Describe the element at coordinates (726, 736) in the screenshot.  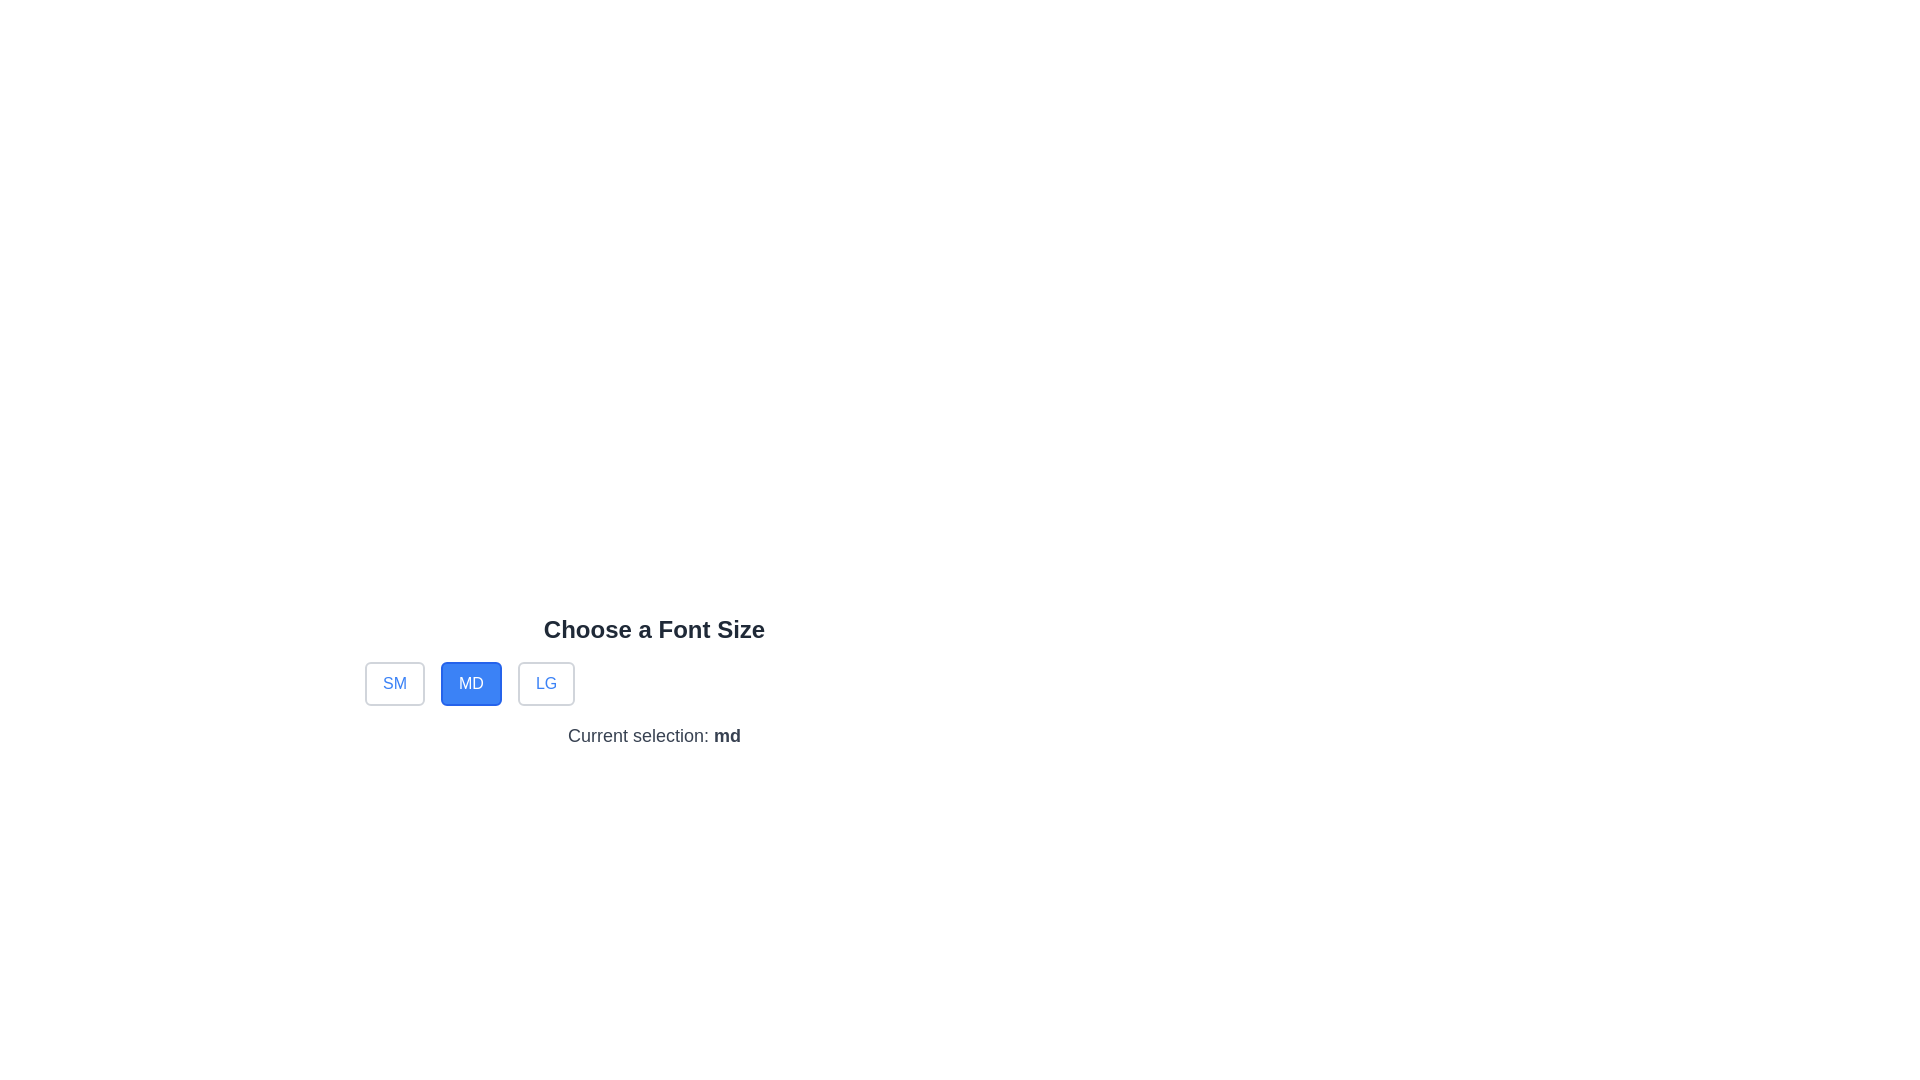
I see `the bold text displaying the label 'md' in dark gray color, which is part of the sentence 'Current selection: md' located below the font size selection area` at that location.